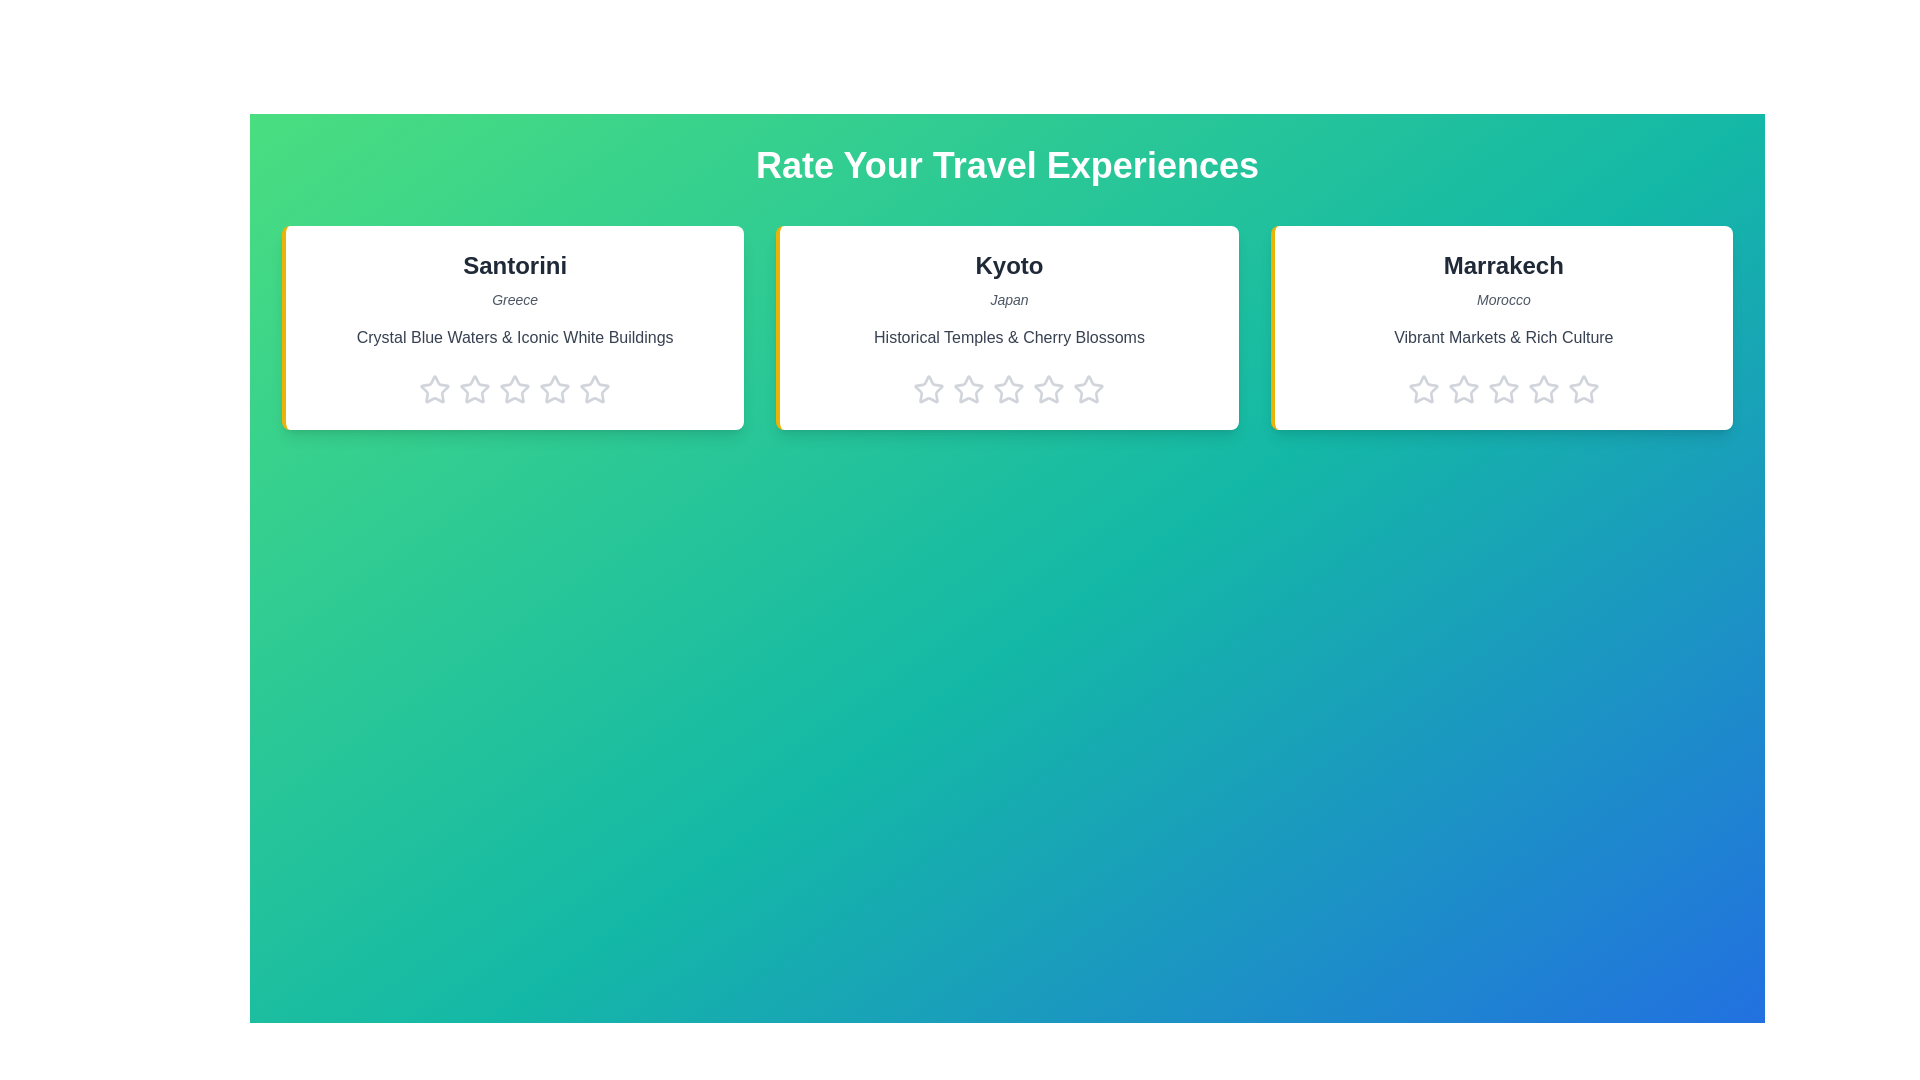 The width and height of the screenshot is (1920, 1080). Describe the element at coordinates (1501, 326) in the screenshot. I see `the destination card for Marrakech to inspect its country information` at that location.